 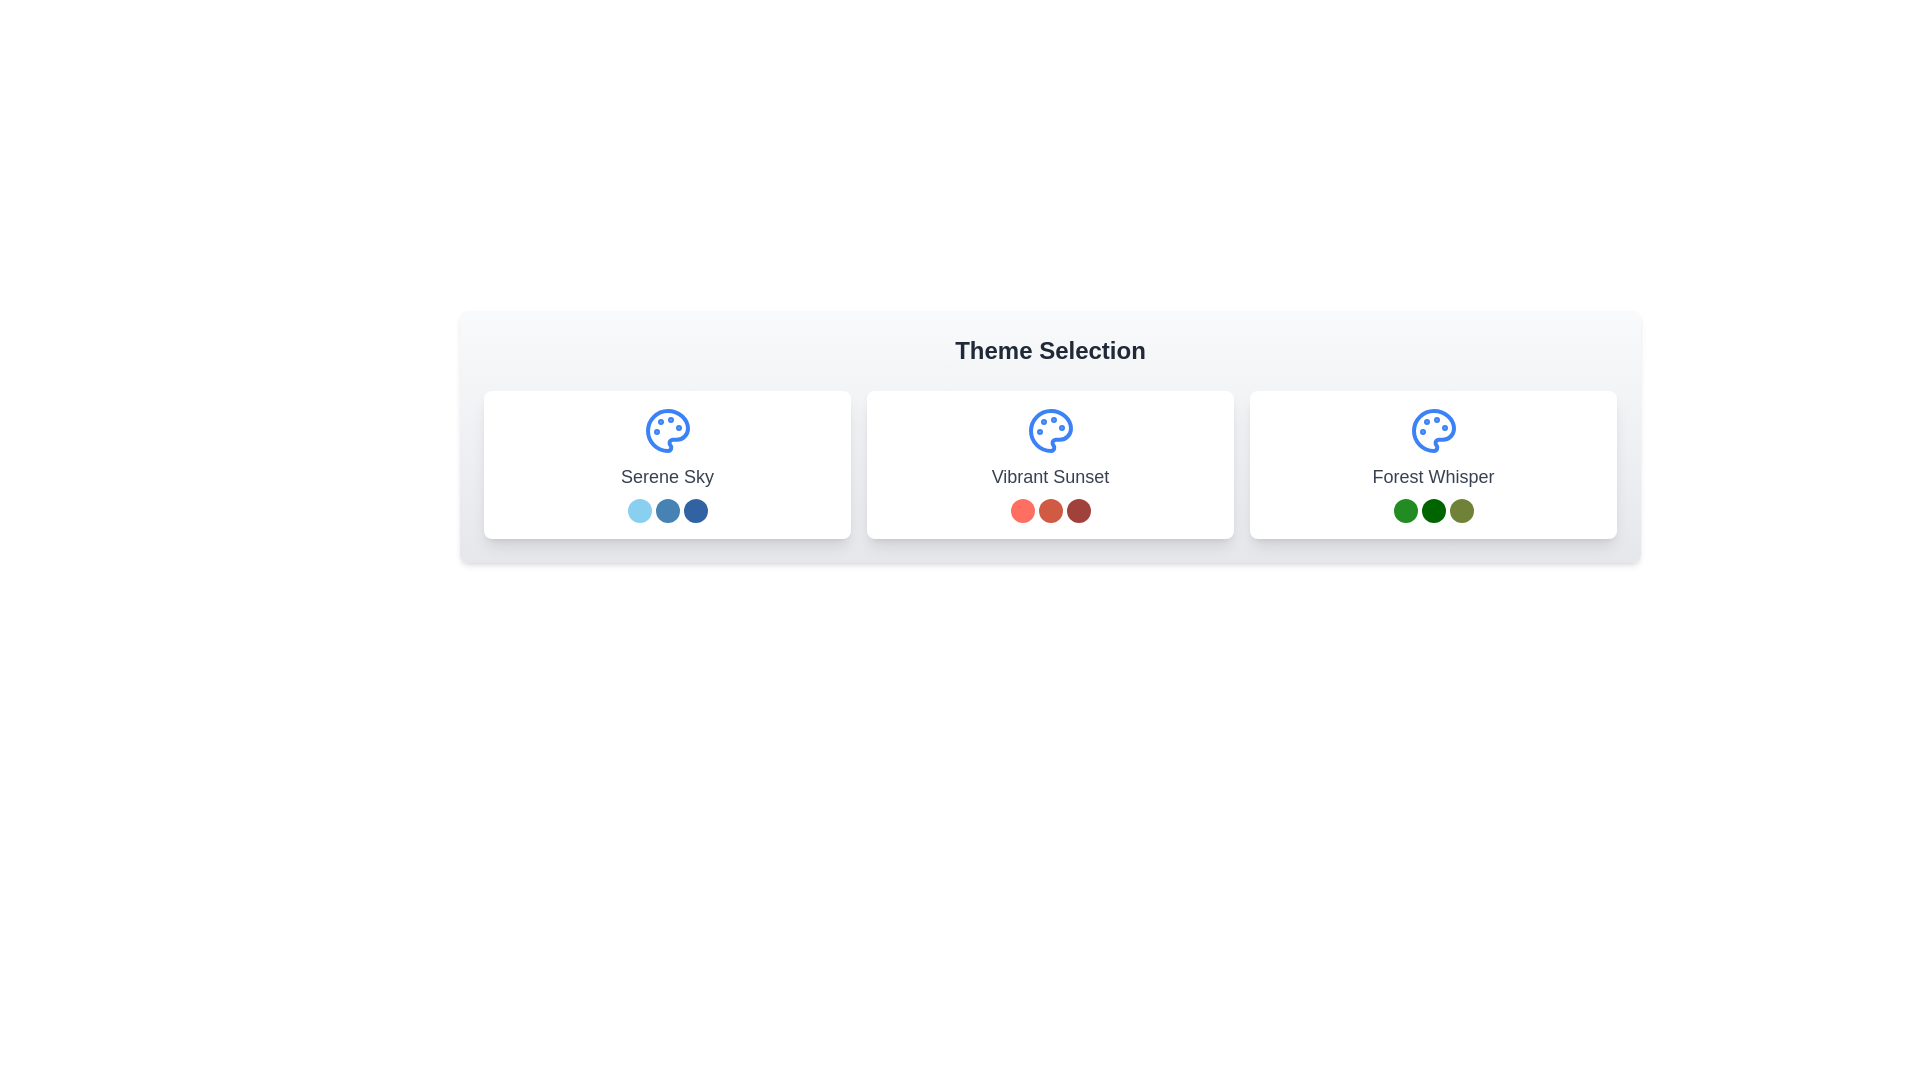 What do you see at coordinates (1077, 509) in the screenshot?
I see `the small, circular dark red icon that is the third and rightmost item in the row of three circular icons at the bottom of the 'Vibrant Sunset' card` at bounding box center [1077, 509].